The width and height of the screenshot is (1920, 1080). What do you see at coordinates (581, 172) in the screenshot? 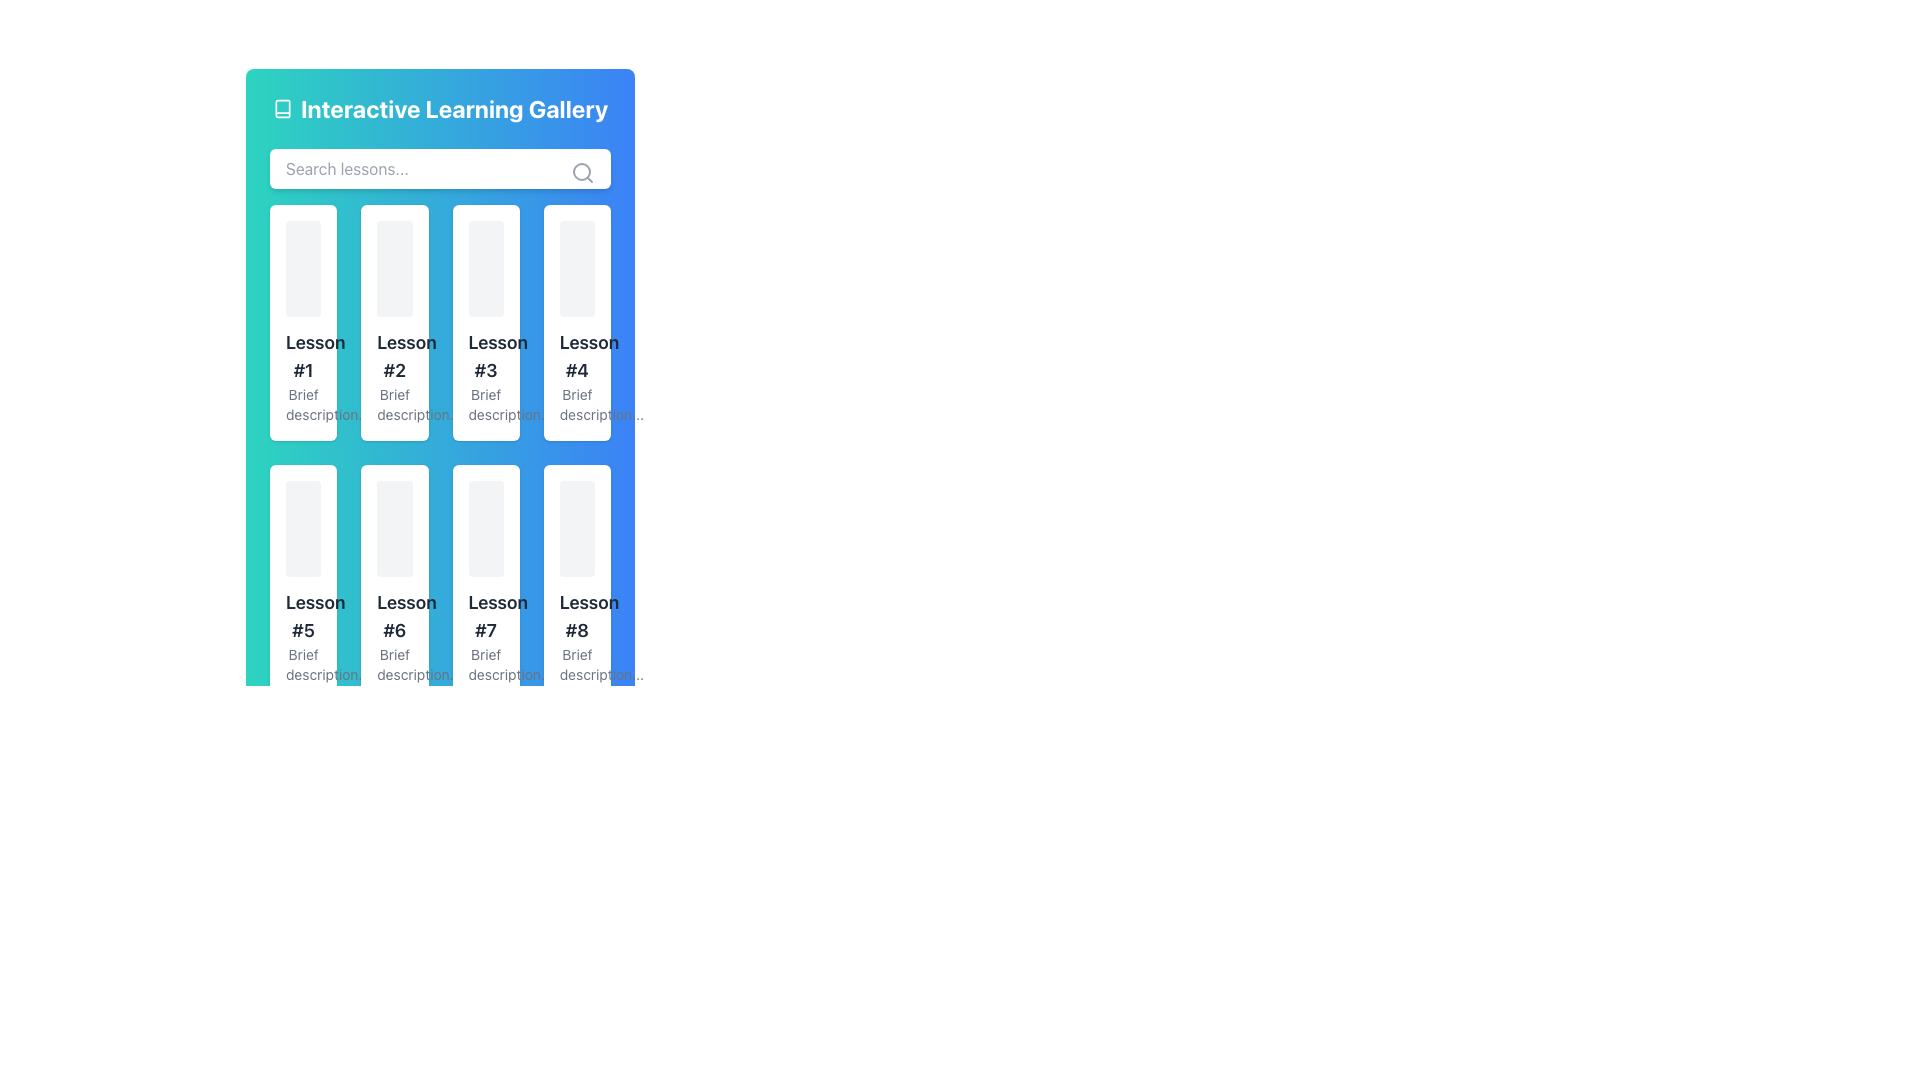
I see `the search icon located at the far-right side of the 'Search lessons...' input field within the 'Interactive Learning Gallery' component` at bounding box center [581, 172].